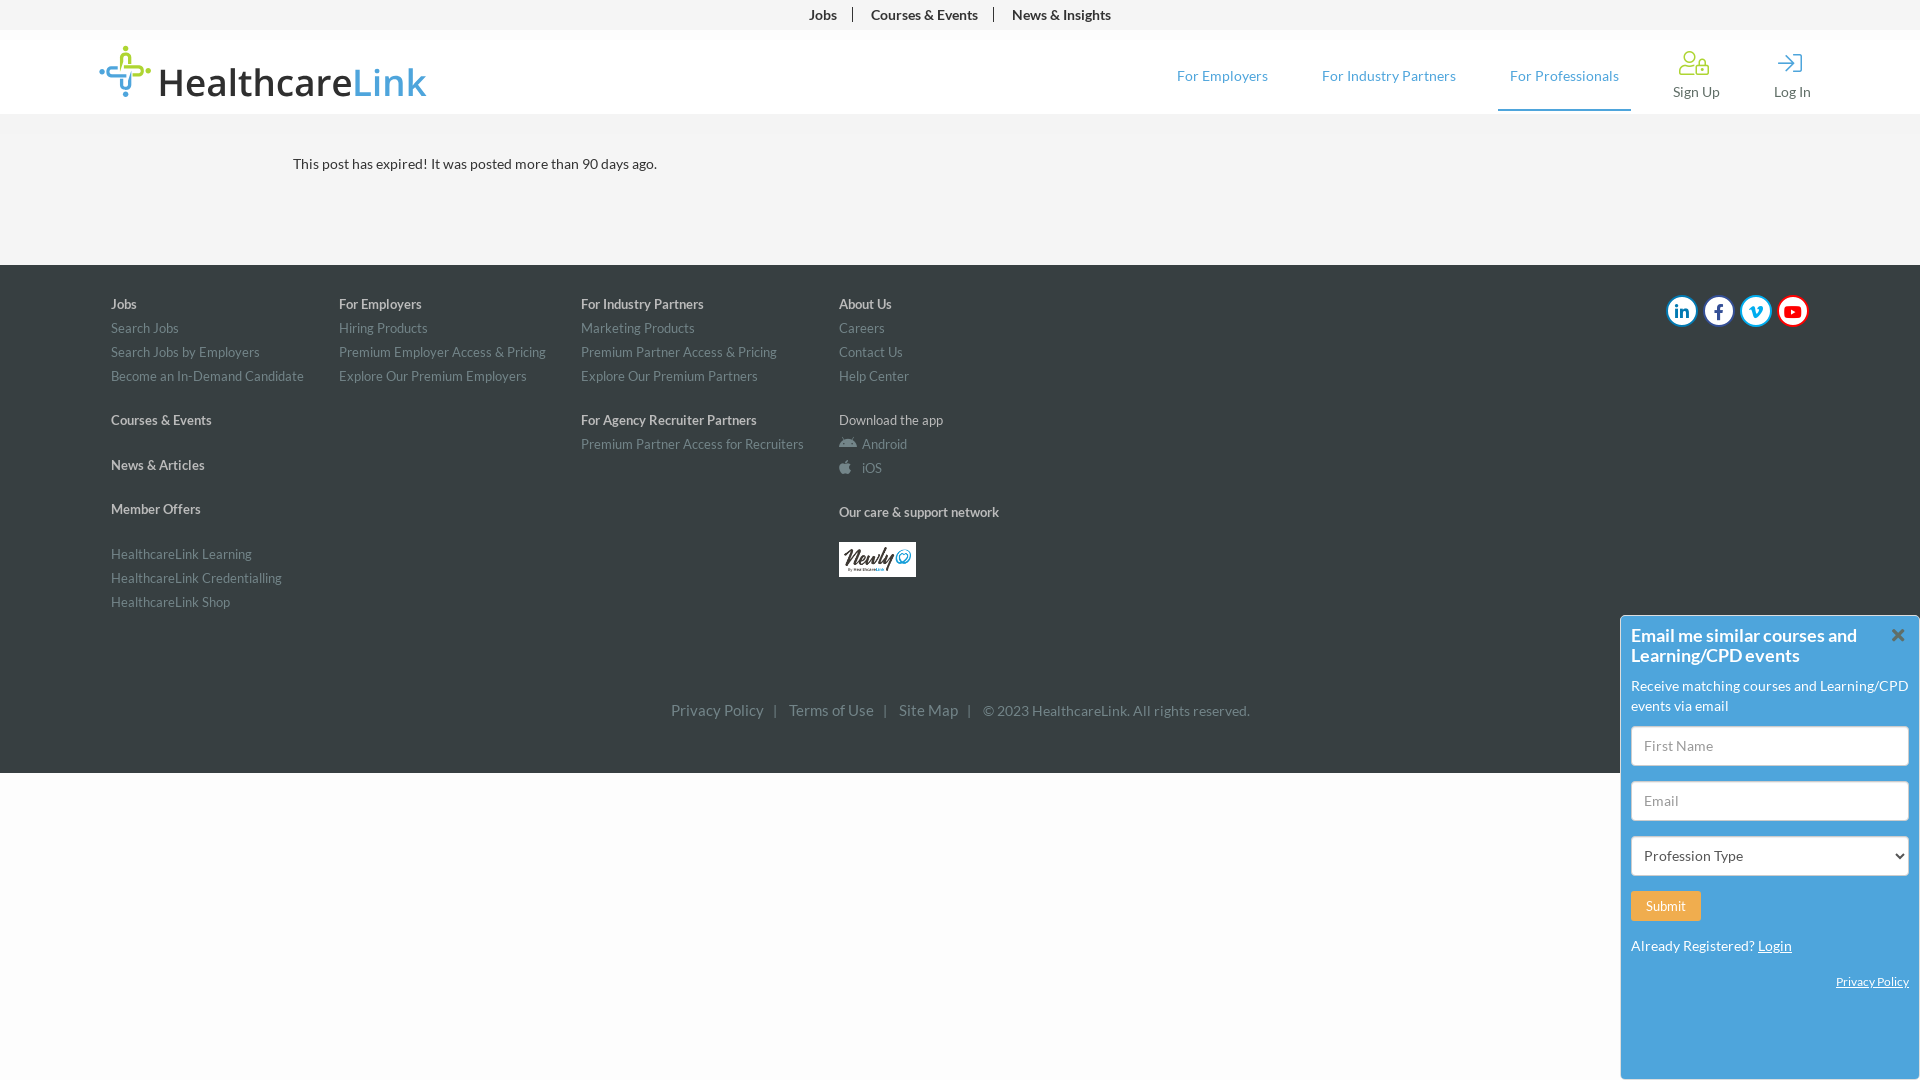 The width and height of the screenshot is (1920, 1080). Describe the element at coordinates (181, 554) in the screenshot. I see `'HealthcareLink Learning'` at that location.